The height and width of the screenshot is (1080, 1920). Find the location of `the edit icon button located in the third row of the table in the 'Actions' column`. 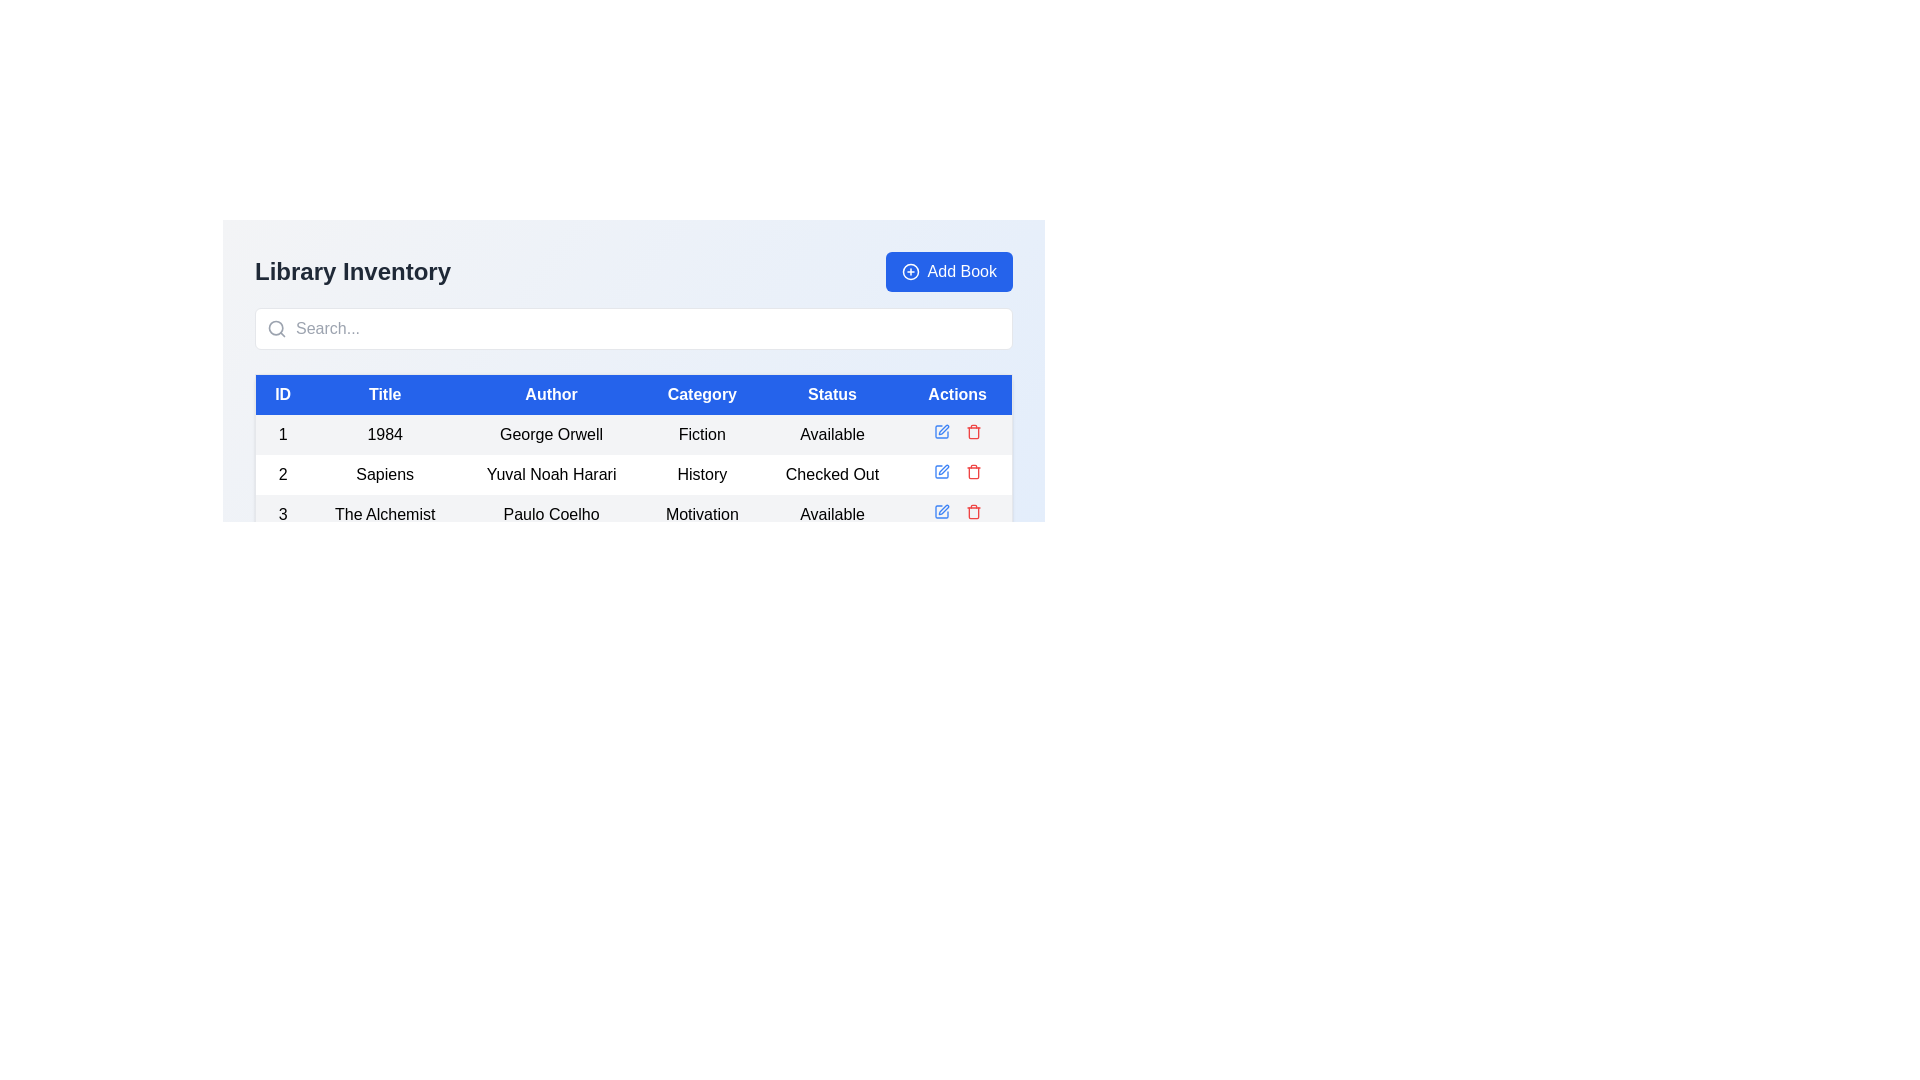

the edit icon button located in the third row of the table in the 'Actions' column is located at coordinates (940, 511).